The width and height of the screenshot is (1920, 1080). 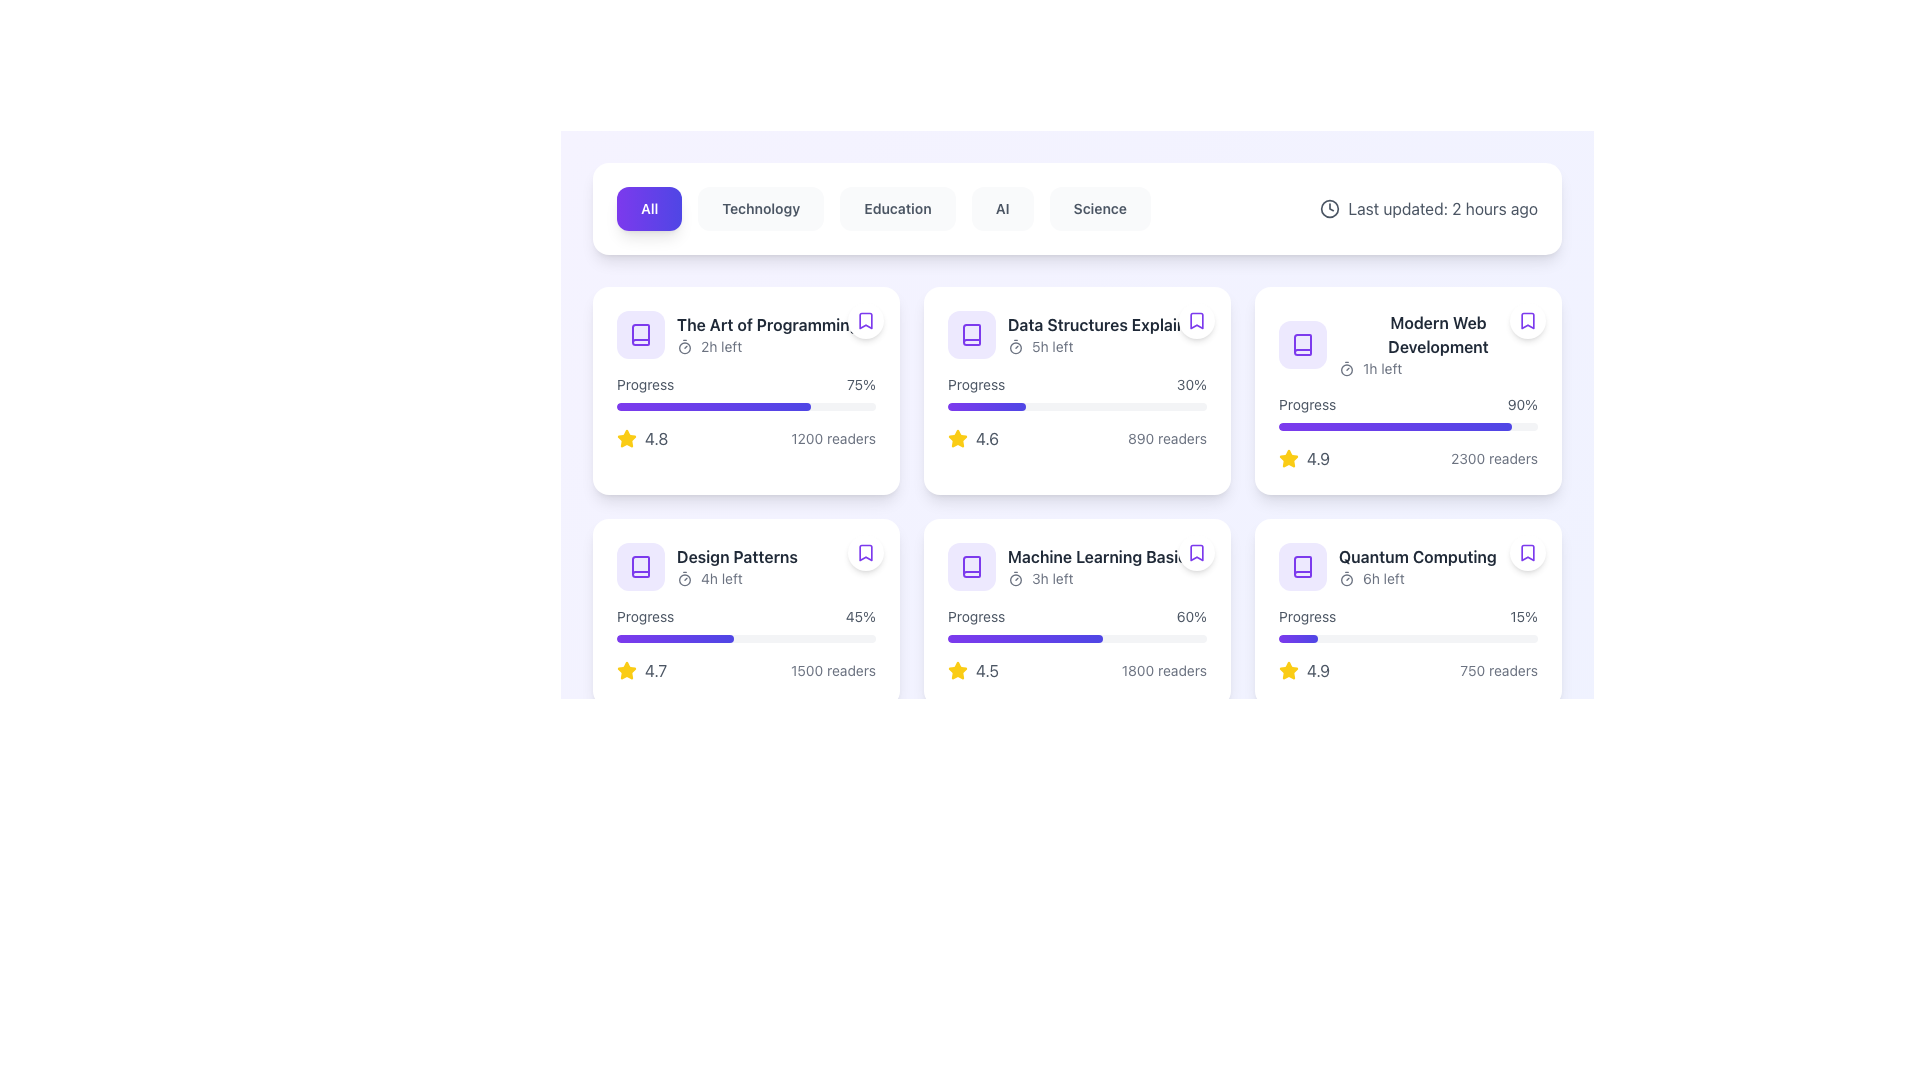 I want to click on the informational Text label indicating remaining time, located in the rightmost card of the second row, so click(x=1382, y=578).